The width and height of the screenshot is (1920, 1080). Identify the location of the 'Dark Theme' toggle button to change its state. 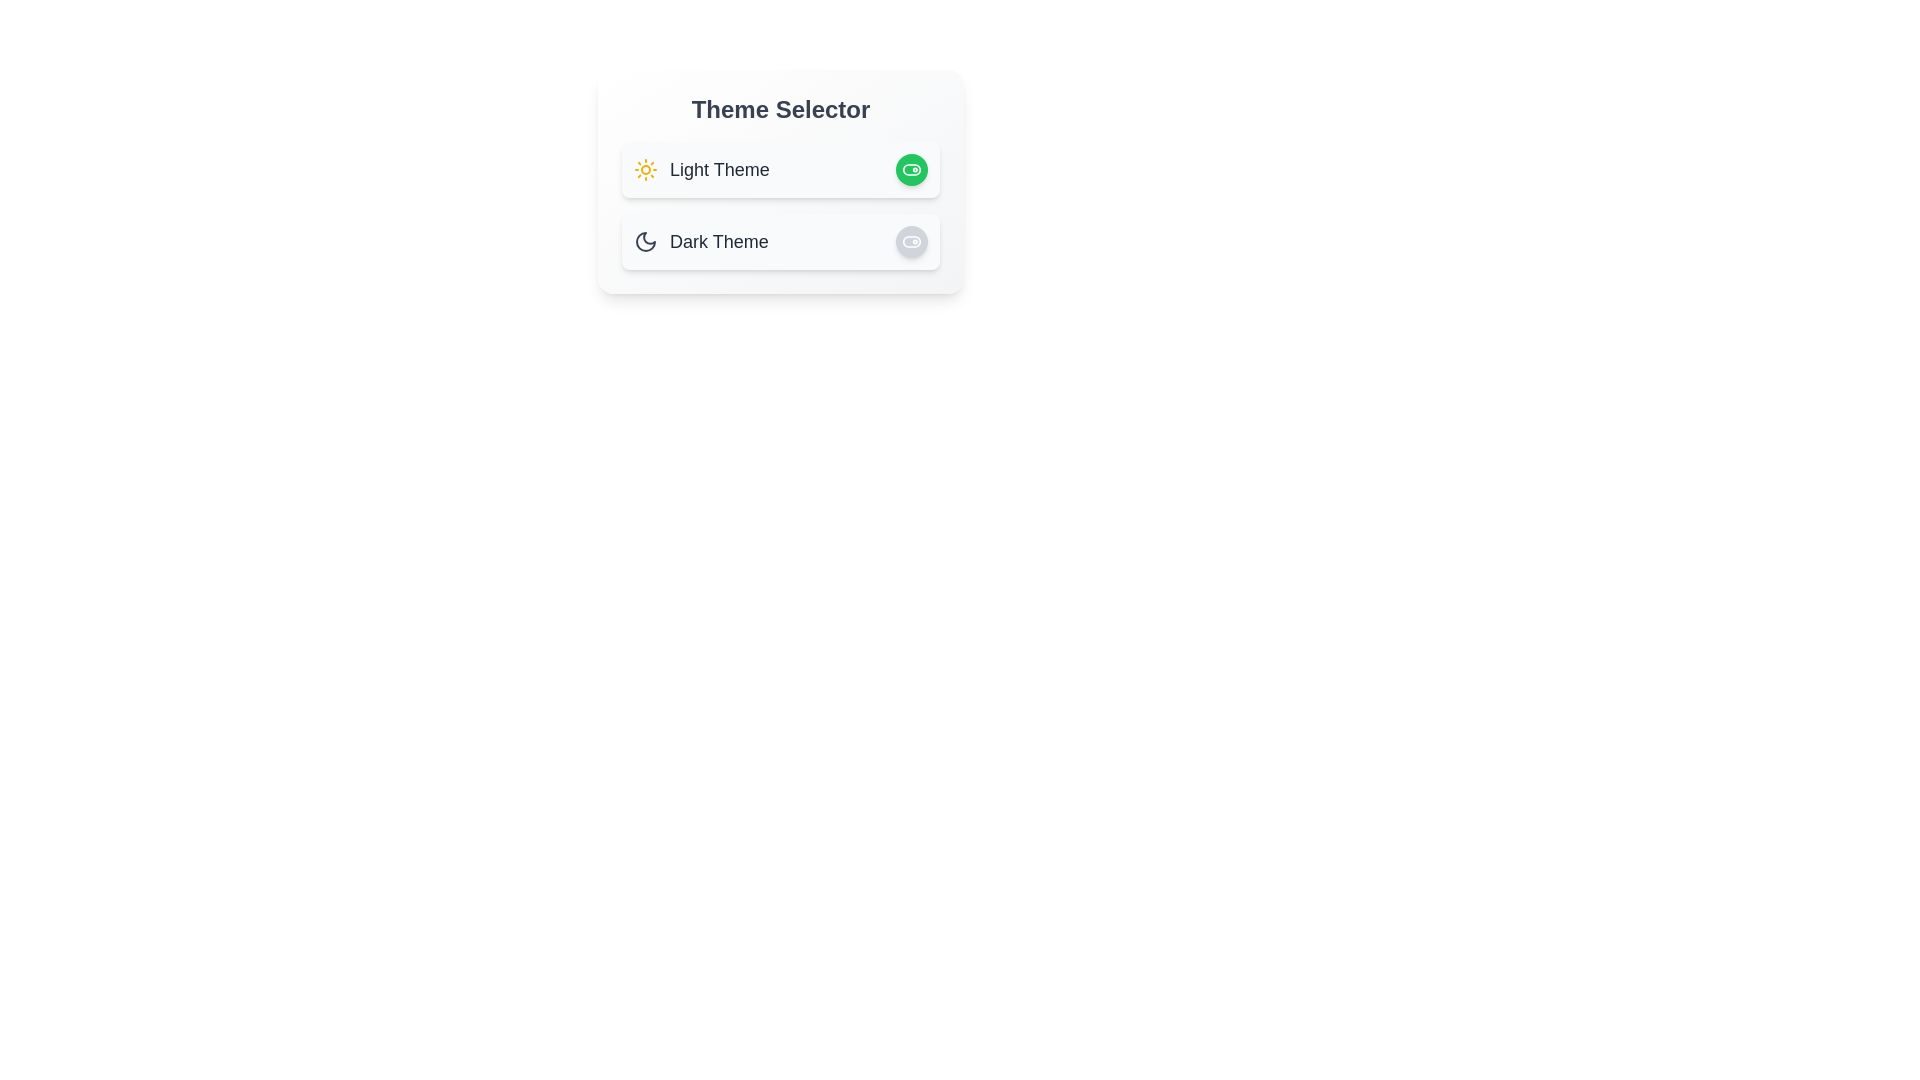
(911, 241).